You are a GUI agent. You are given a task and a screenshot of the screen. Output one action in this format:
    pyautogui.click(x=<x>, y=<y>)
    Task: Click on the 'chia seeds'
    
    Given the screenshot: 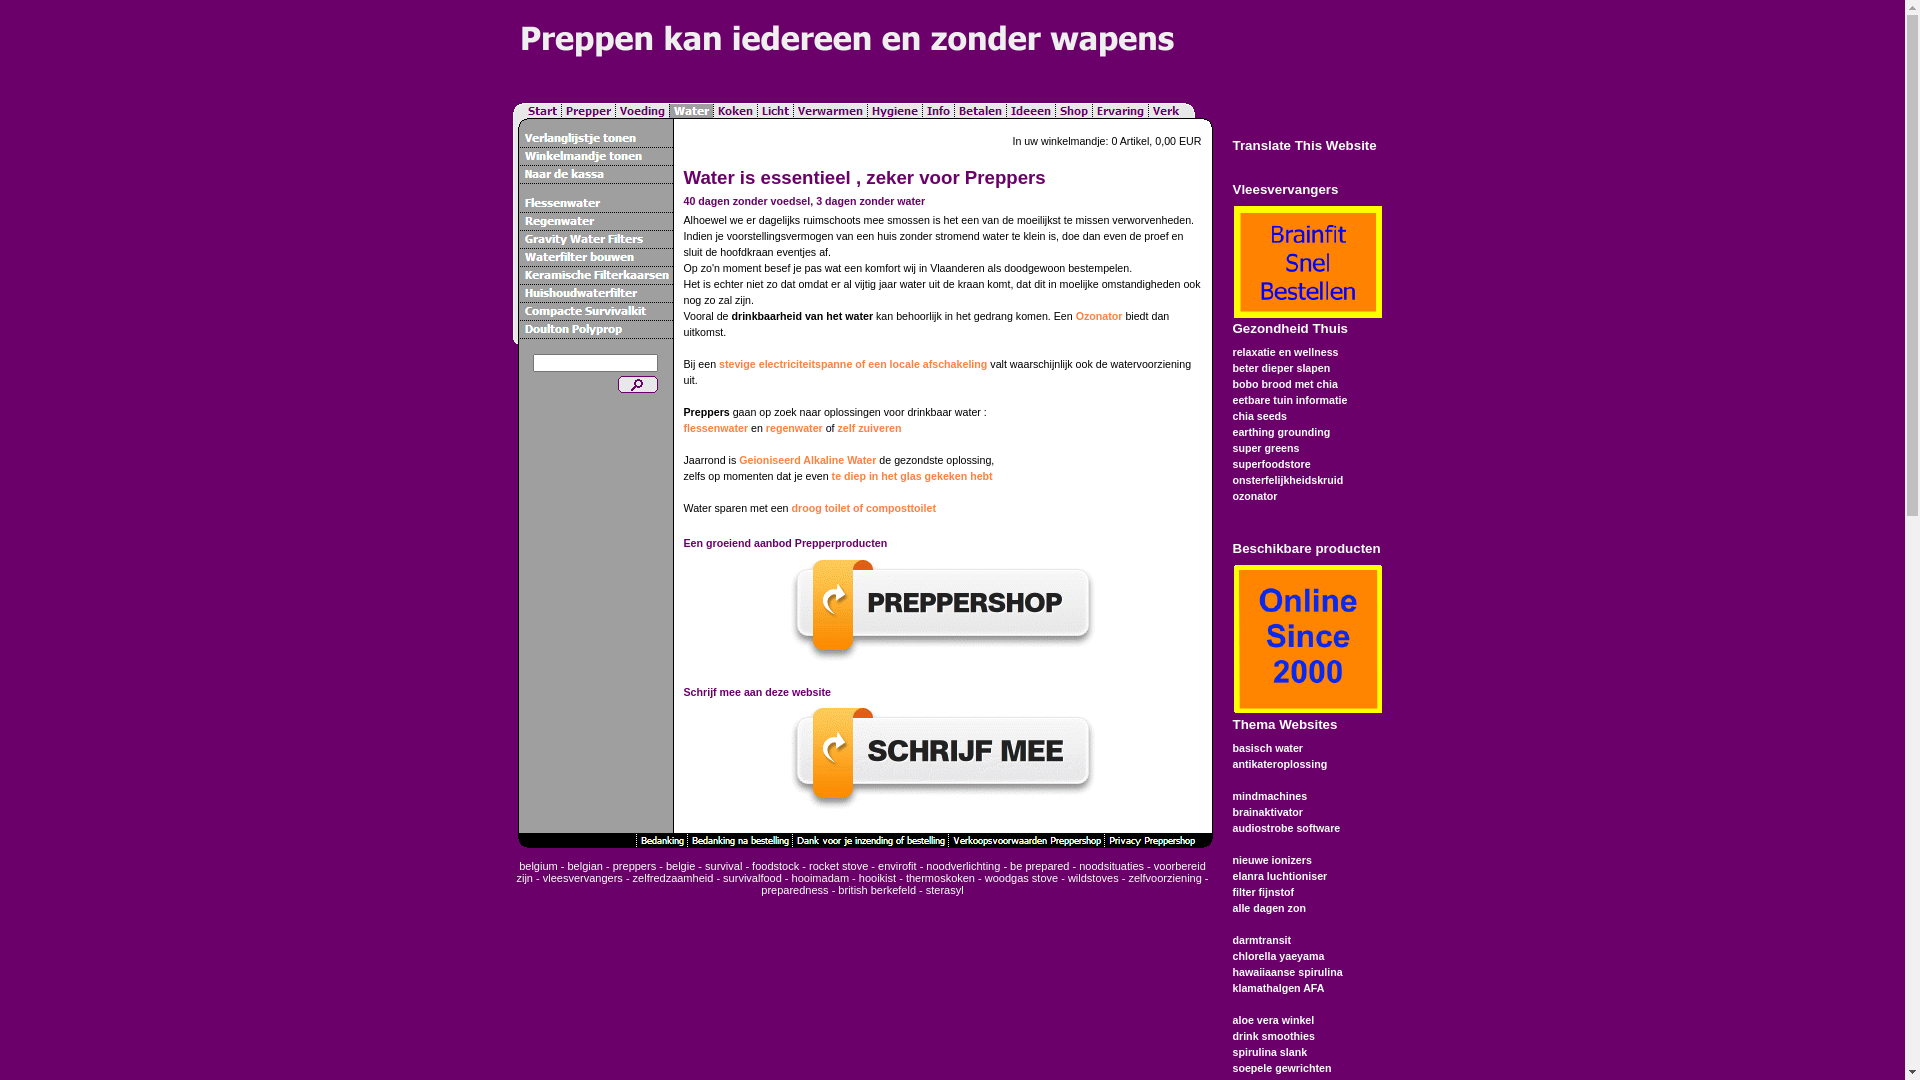 What is the action you would take?
    pyautogui.click(x=1258, y=415)
    